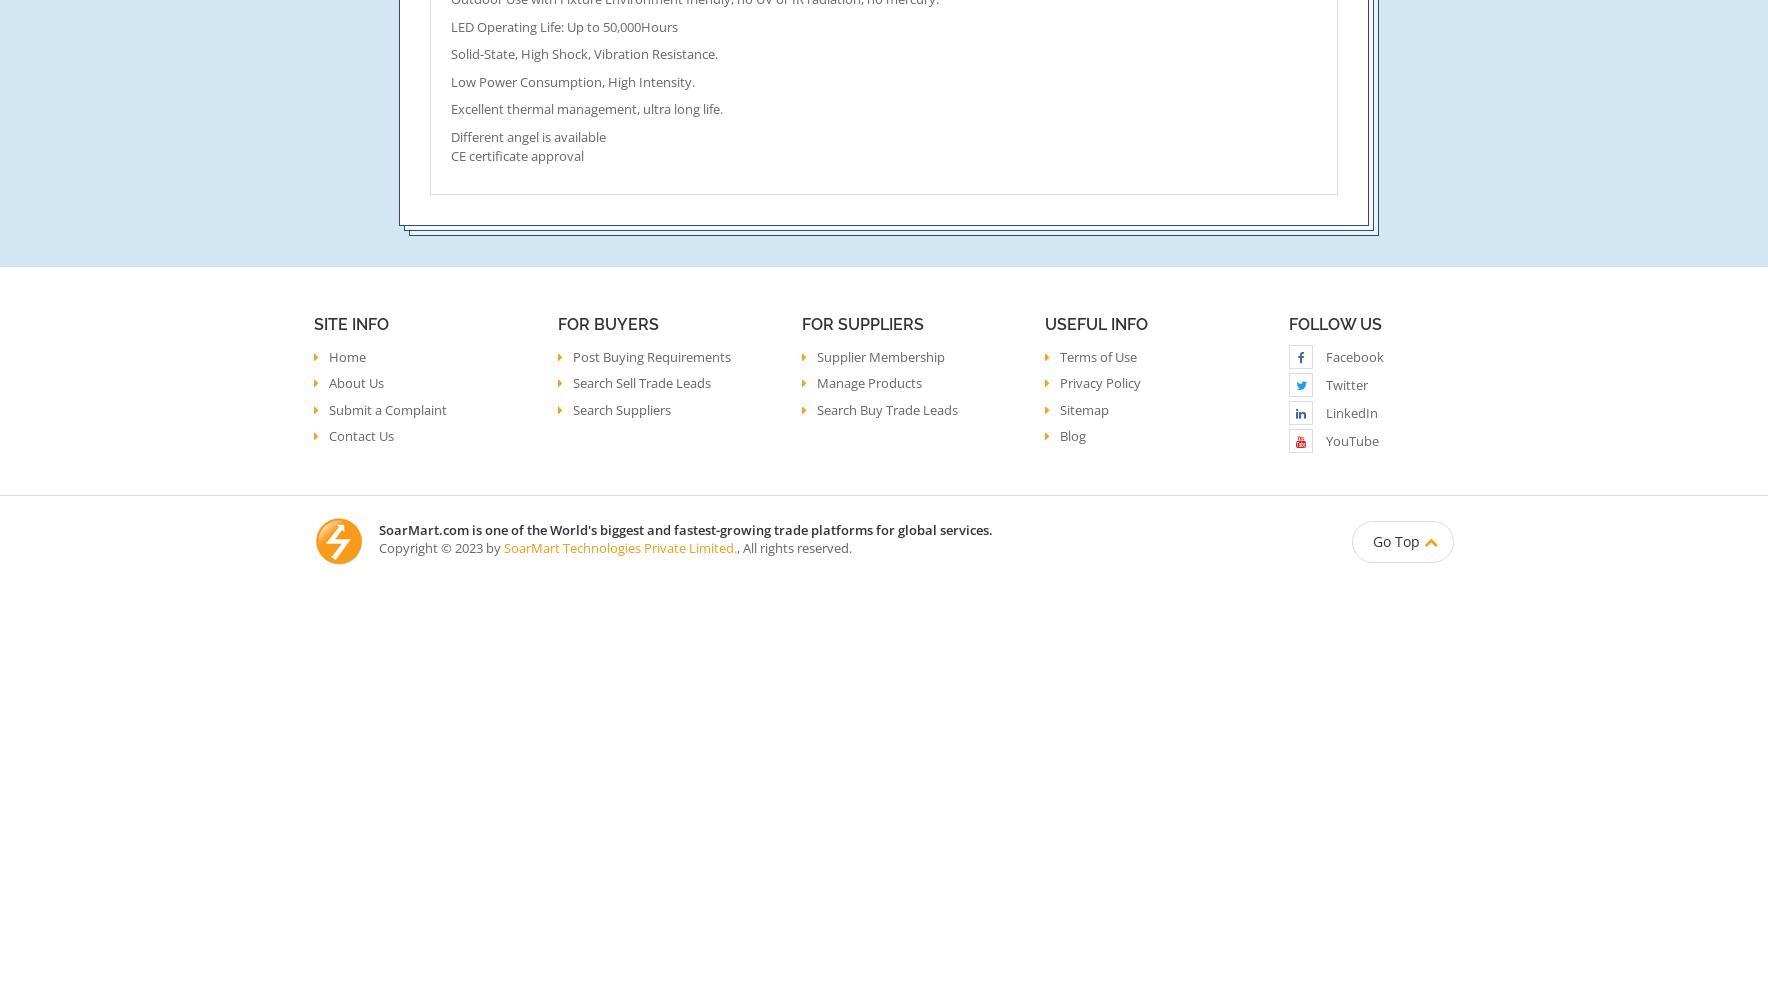  Describe the element at coordinates (329, 409) in the screenshot. I see `'Submit a Complaint'` at that location.